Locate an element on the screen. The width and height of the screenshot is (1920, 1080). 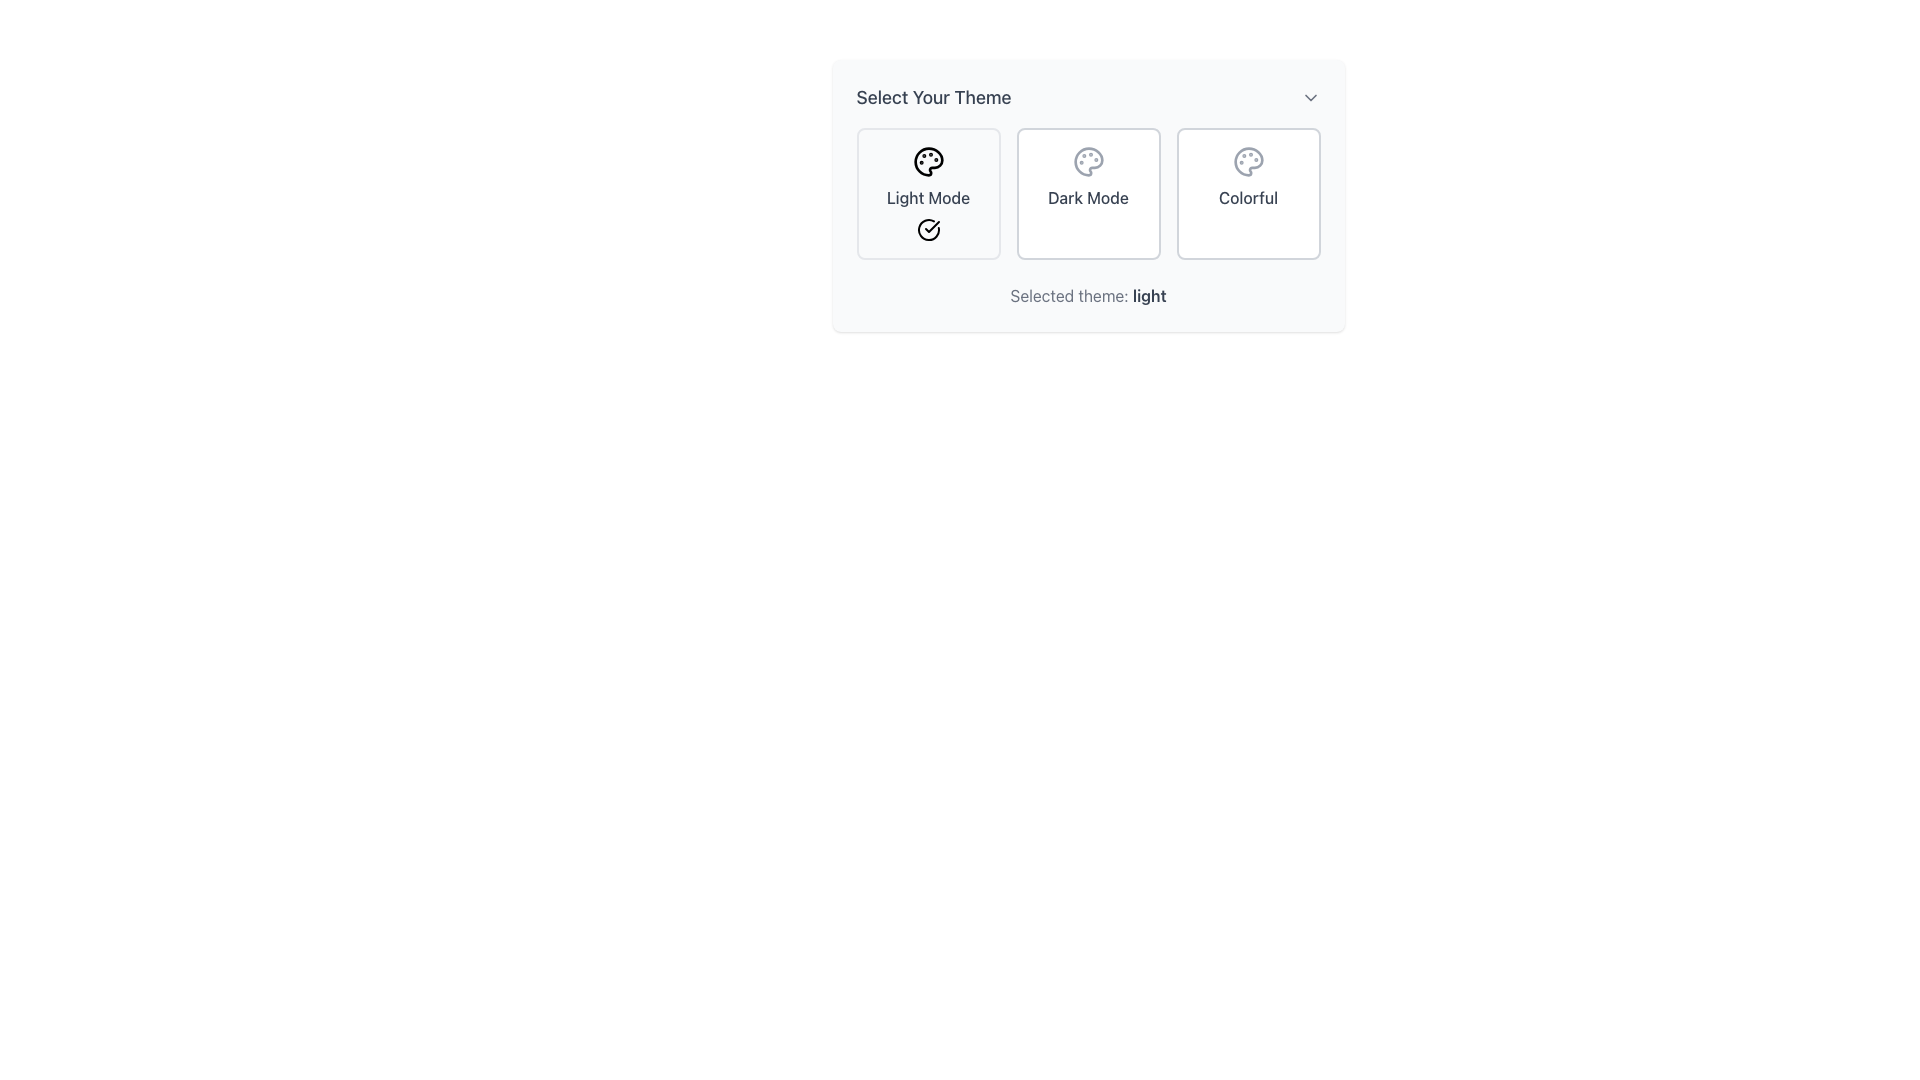
the painter's palette icon, which is light gray and located above the 'Dark Mode' text in the theme selection box is located at coordinates (1087, 161).